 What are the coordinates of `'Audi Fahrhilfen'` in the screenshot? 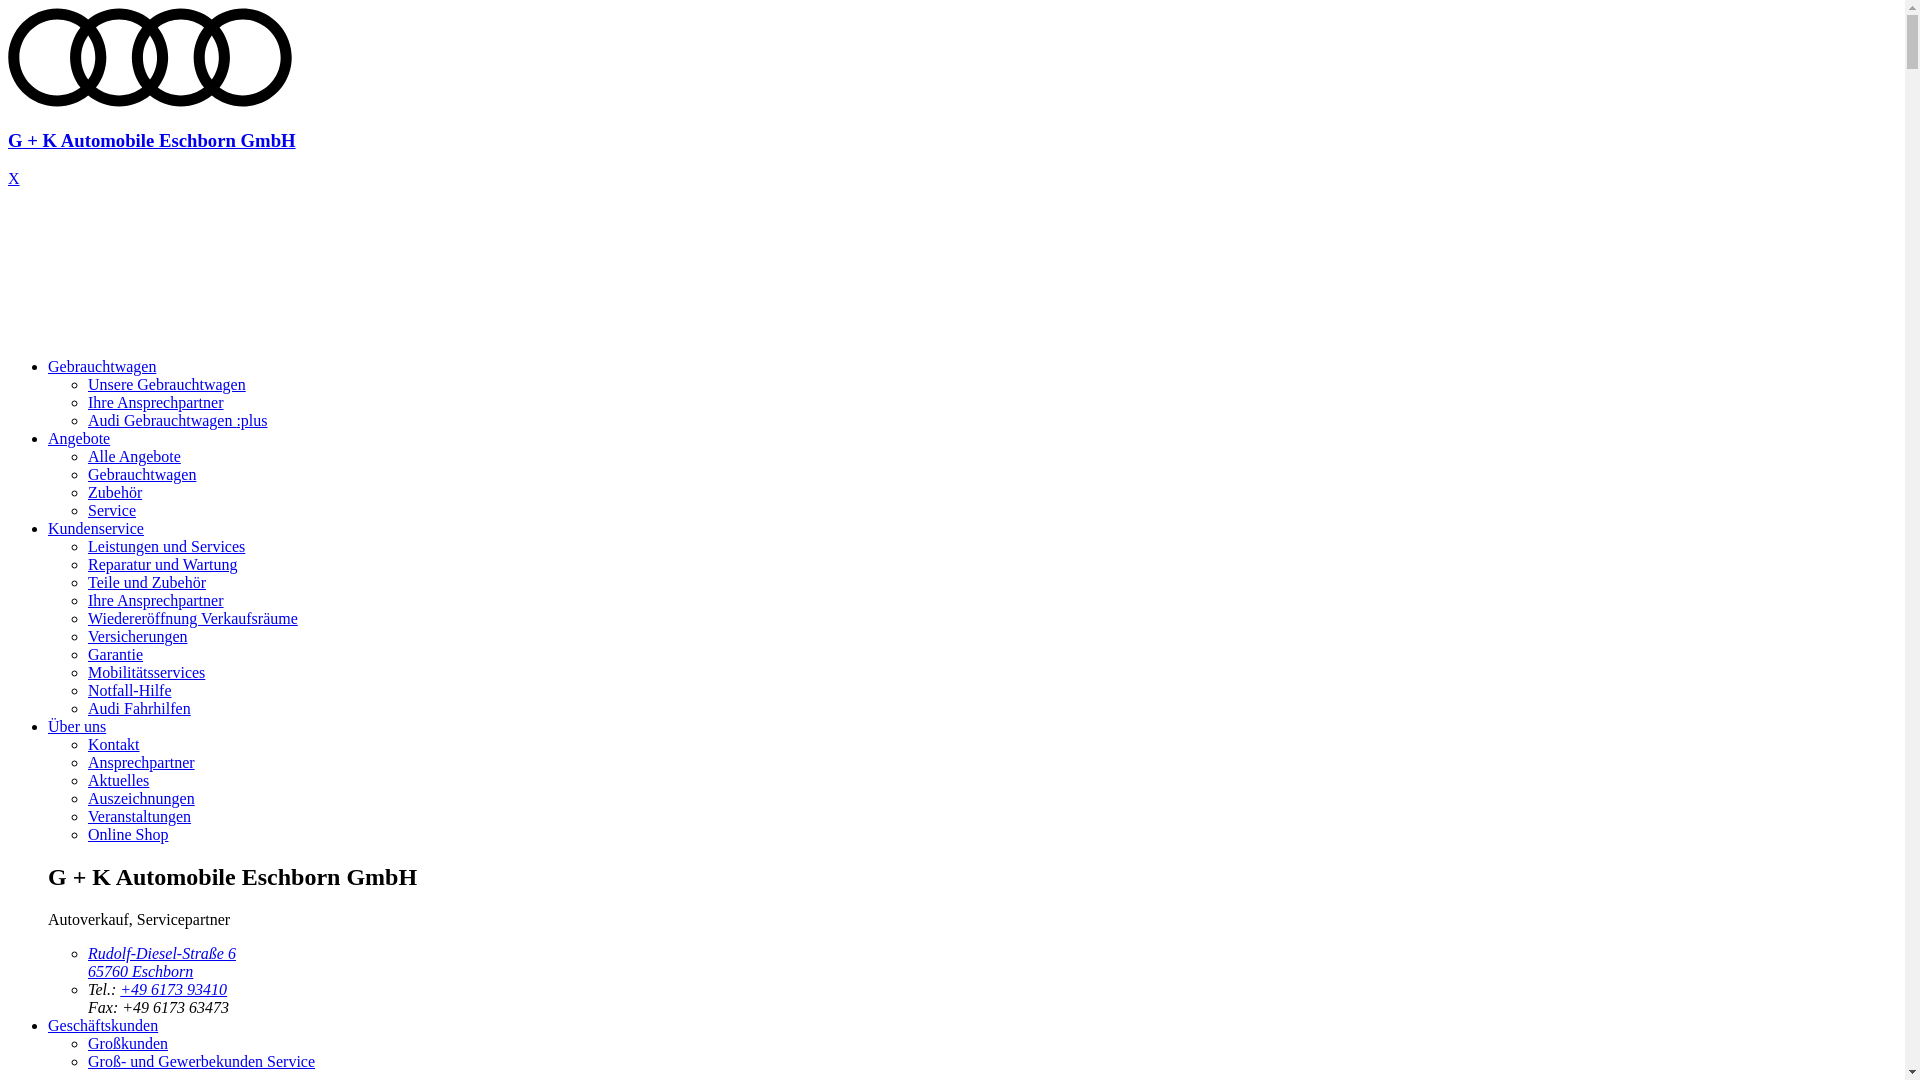 It's located at (86, 707).